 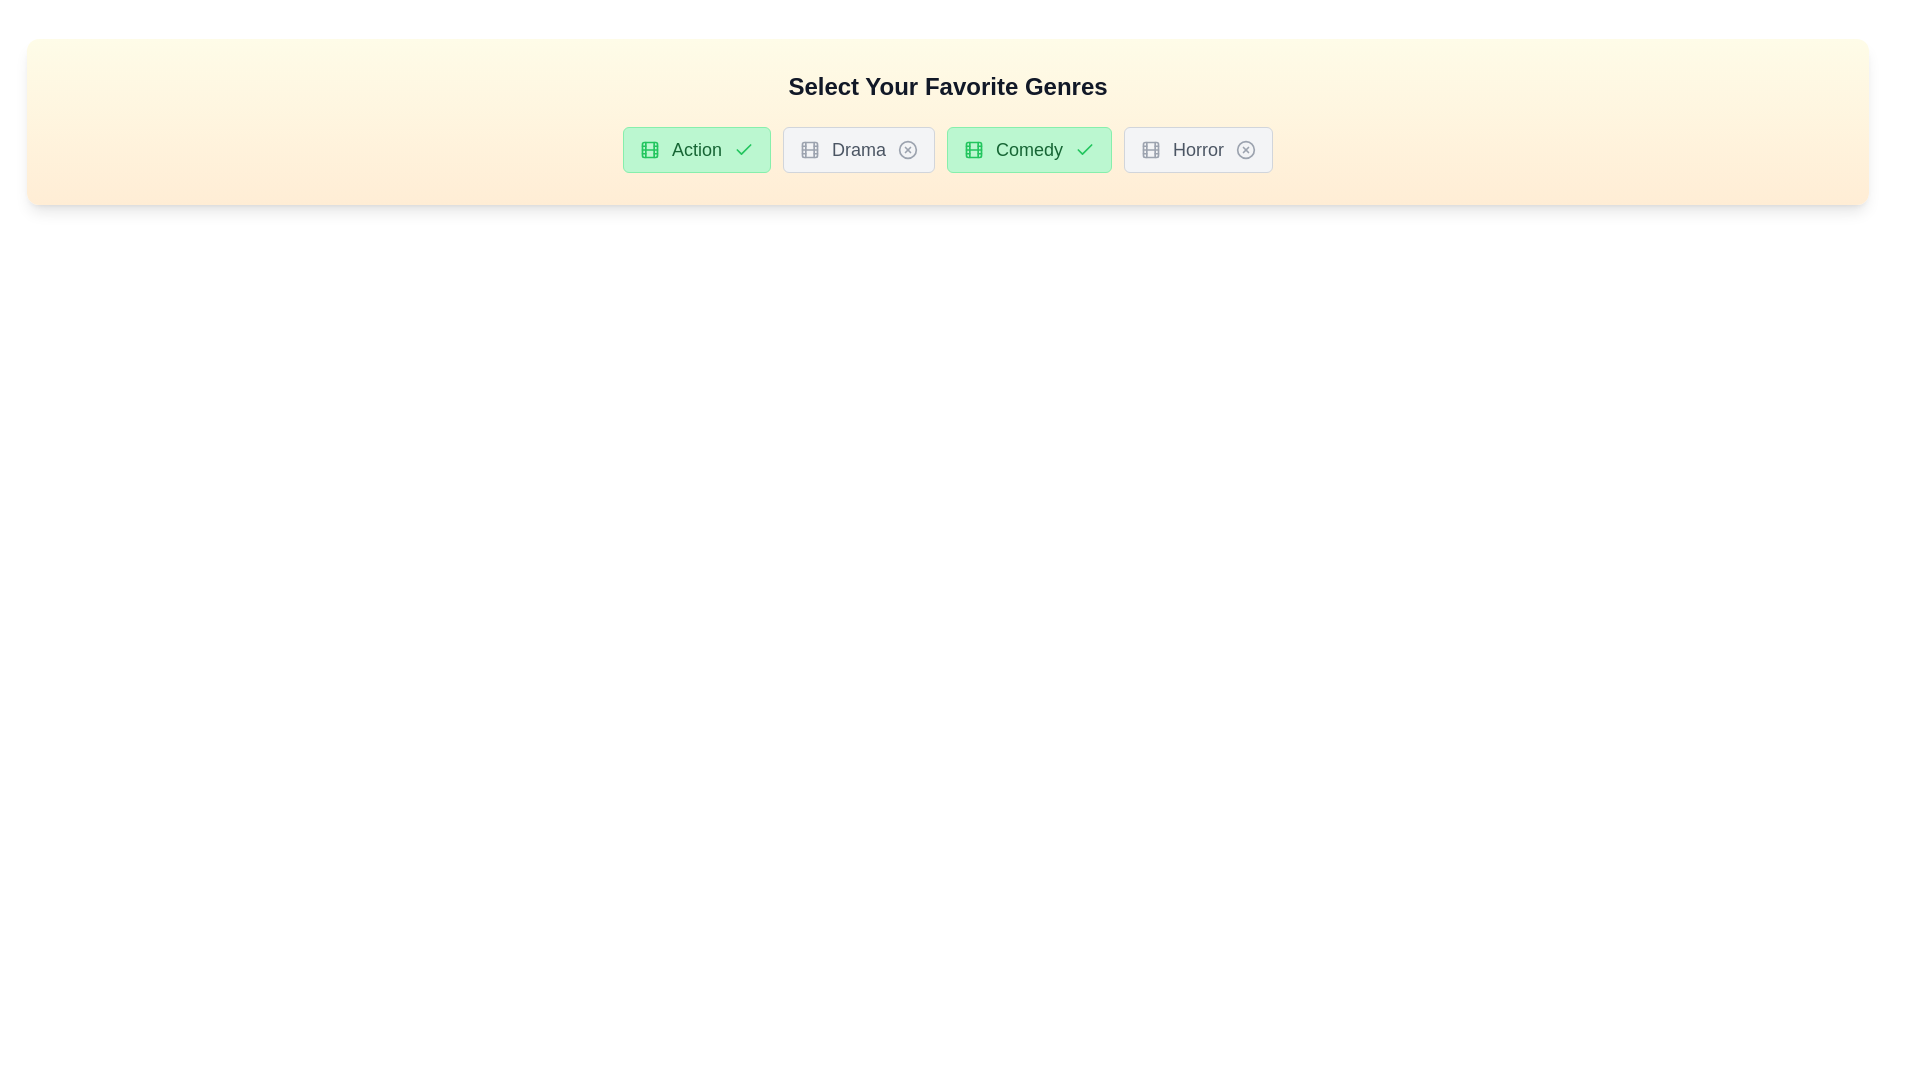 What do you see at coordinates (1198, 149) in the screenshot?
I see `the genre Horror` at bounding box center [1198, 149].